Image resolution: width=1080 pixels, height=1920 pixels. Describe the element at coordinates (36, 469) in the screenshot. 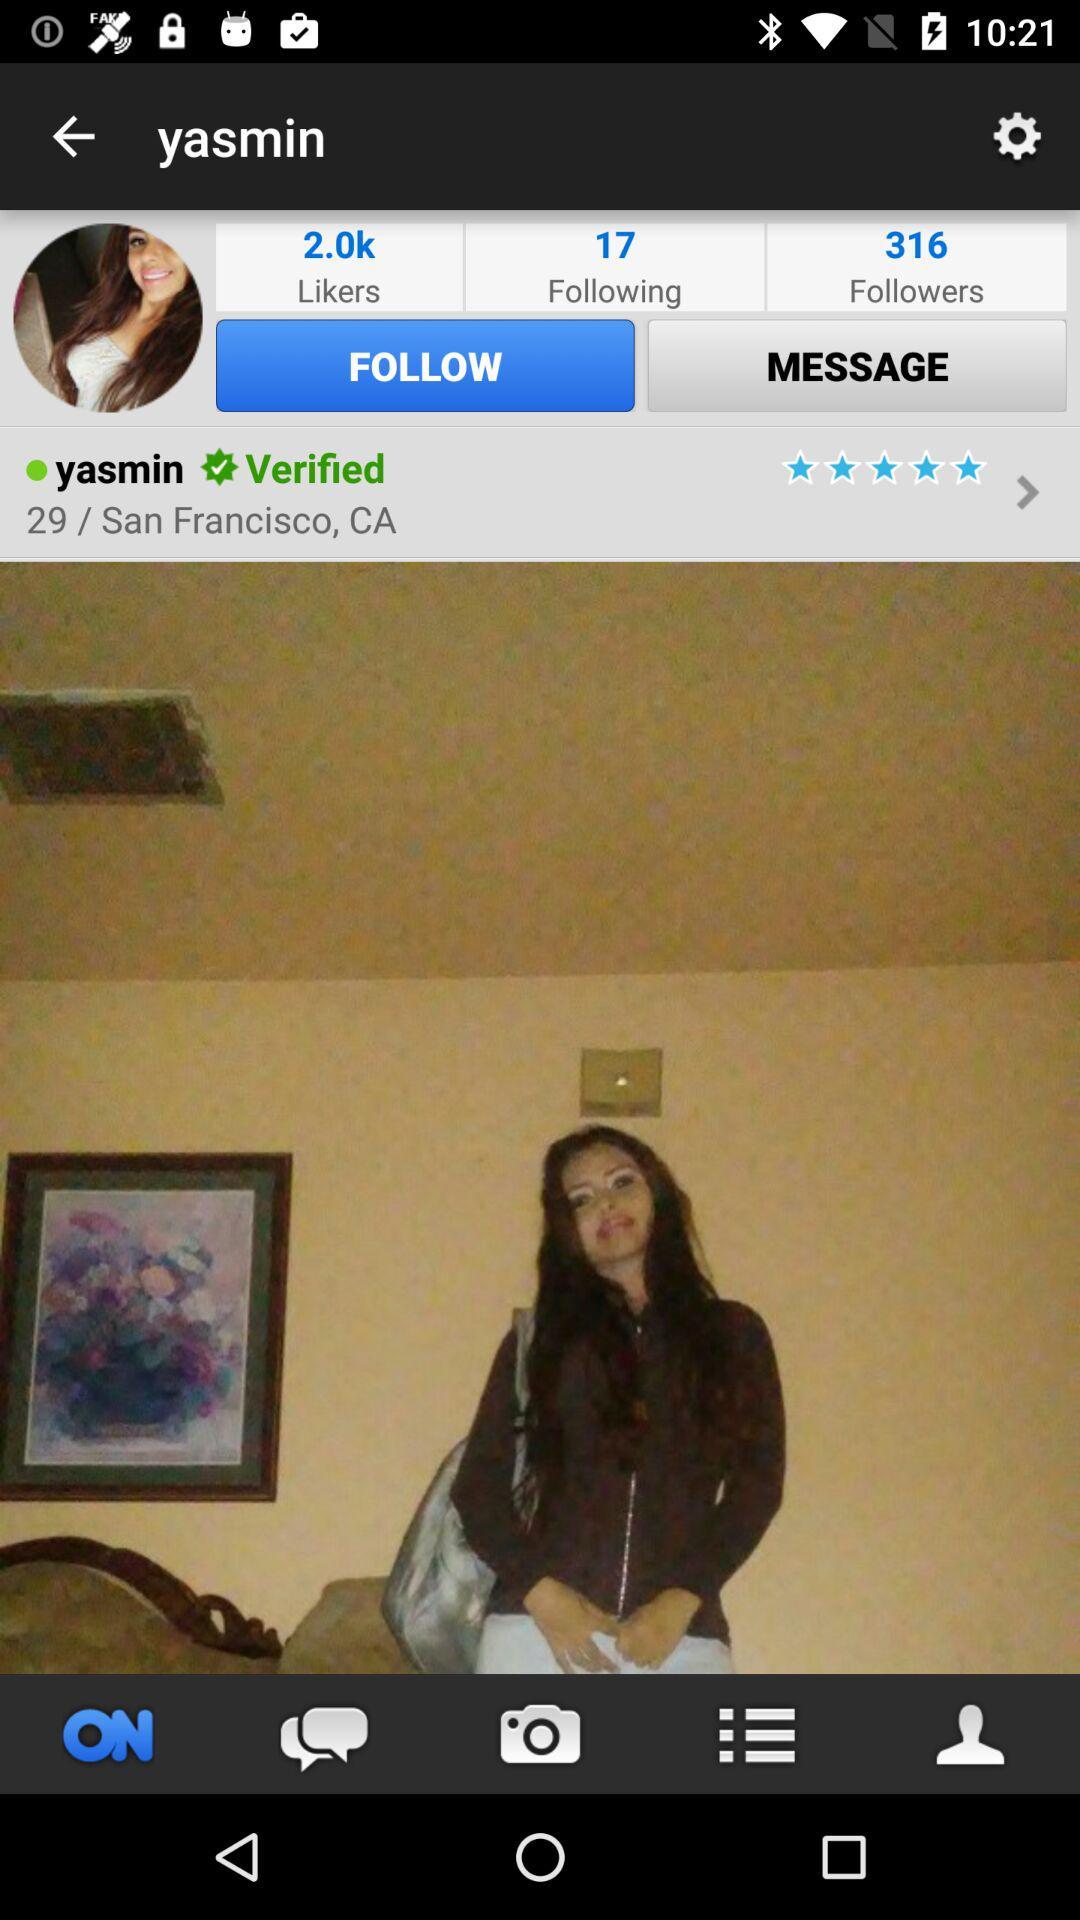

I see `item to the left of the yasmin` at that location.